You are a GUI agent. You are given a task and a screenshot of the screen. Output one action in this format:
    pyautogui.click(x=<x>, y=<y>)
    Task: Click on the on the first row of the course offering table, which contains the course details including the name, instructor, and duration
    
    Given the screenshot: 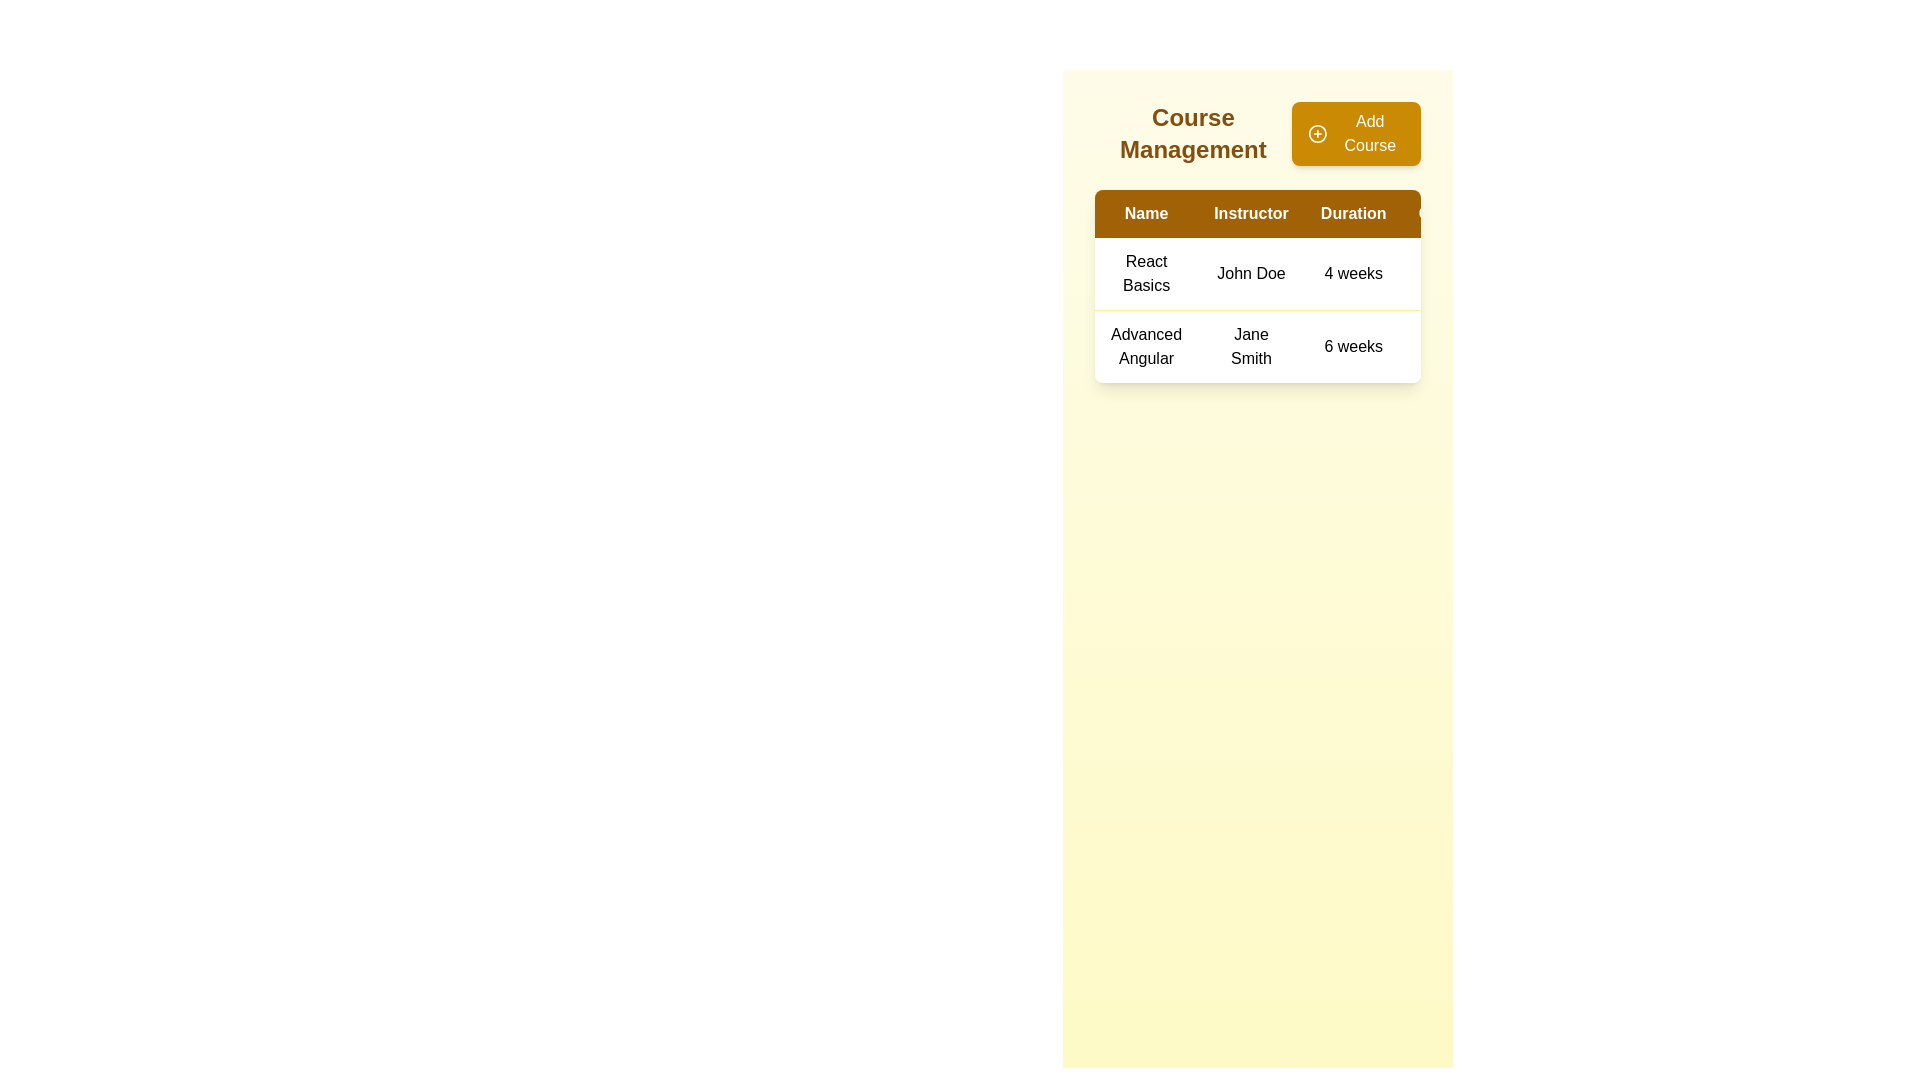 What is the action you would take?
    pyautogui.click(x=1343, y=274)
    